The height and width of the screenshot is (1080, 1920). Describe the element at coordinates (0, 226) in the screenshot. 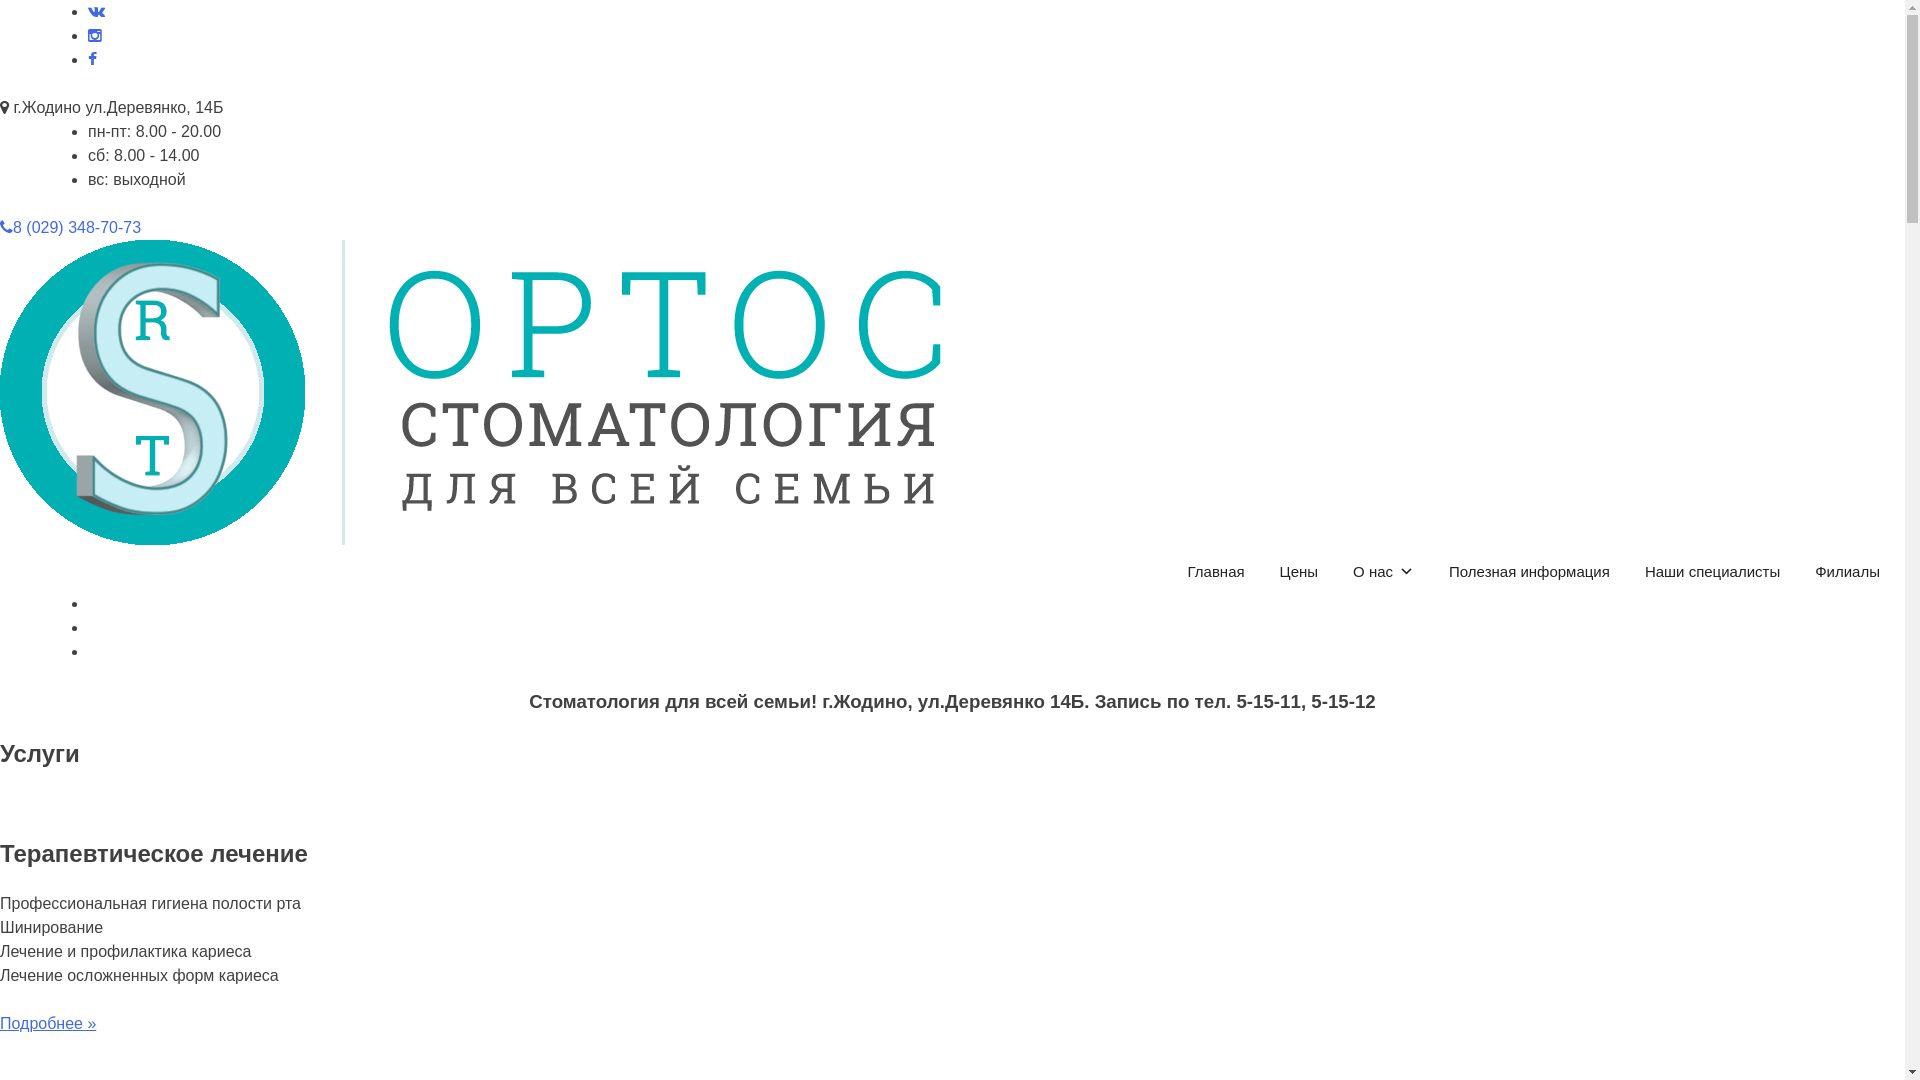

I see `'8 (029) 348-70-73'` at that location.